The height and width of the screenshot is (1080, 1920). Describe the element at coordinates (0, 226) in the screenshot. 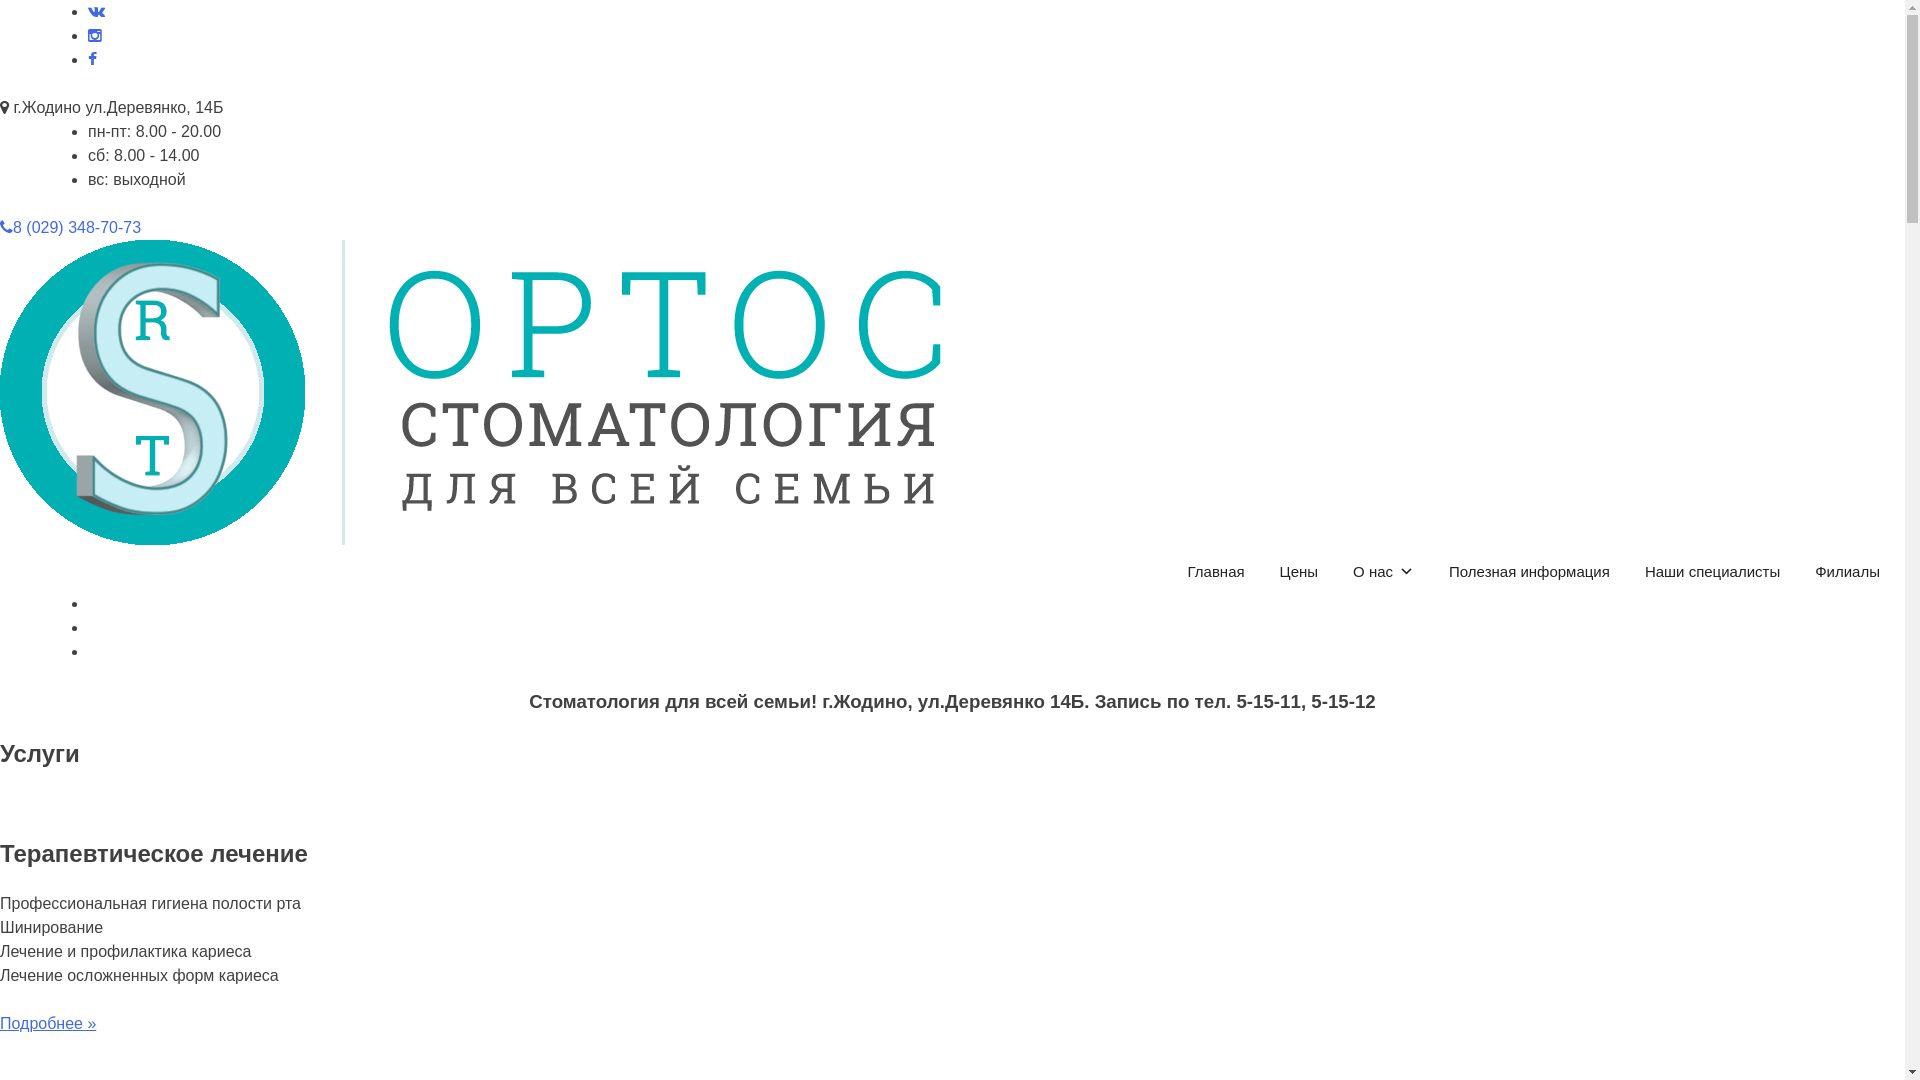

I see `'8 (029) 348-70-73'` at that location.